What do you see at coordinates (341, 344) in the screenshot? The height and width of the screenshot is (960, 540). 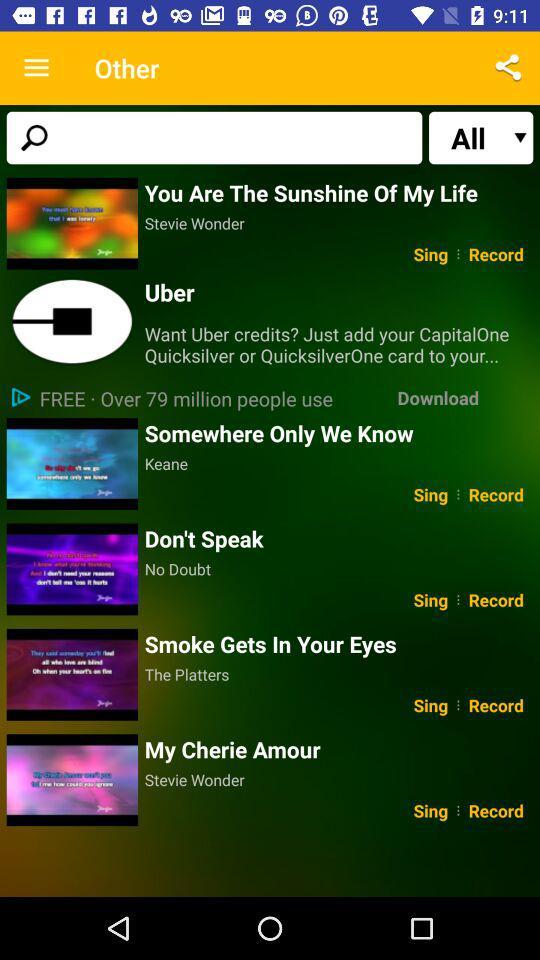 I see `the icon above free over 79` at bounding box center [341, 344].